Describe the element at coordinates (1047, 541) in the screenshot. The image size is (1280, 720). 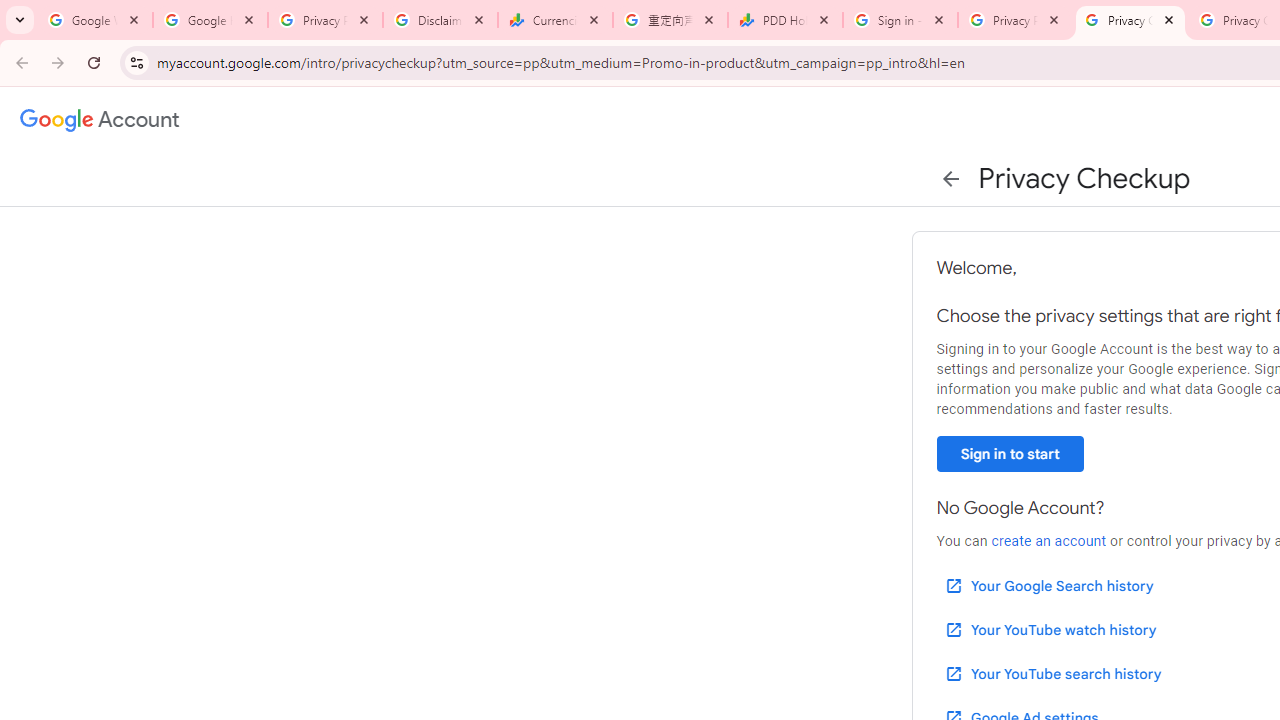
I see `'create an account'` at that location.